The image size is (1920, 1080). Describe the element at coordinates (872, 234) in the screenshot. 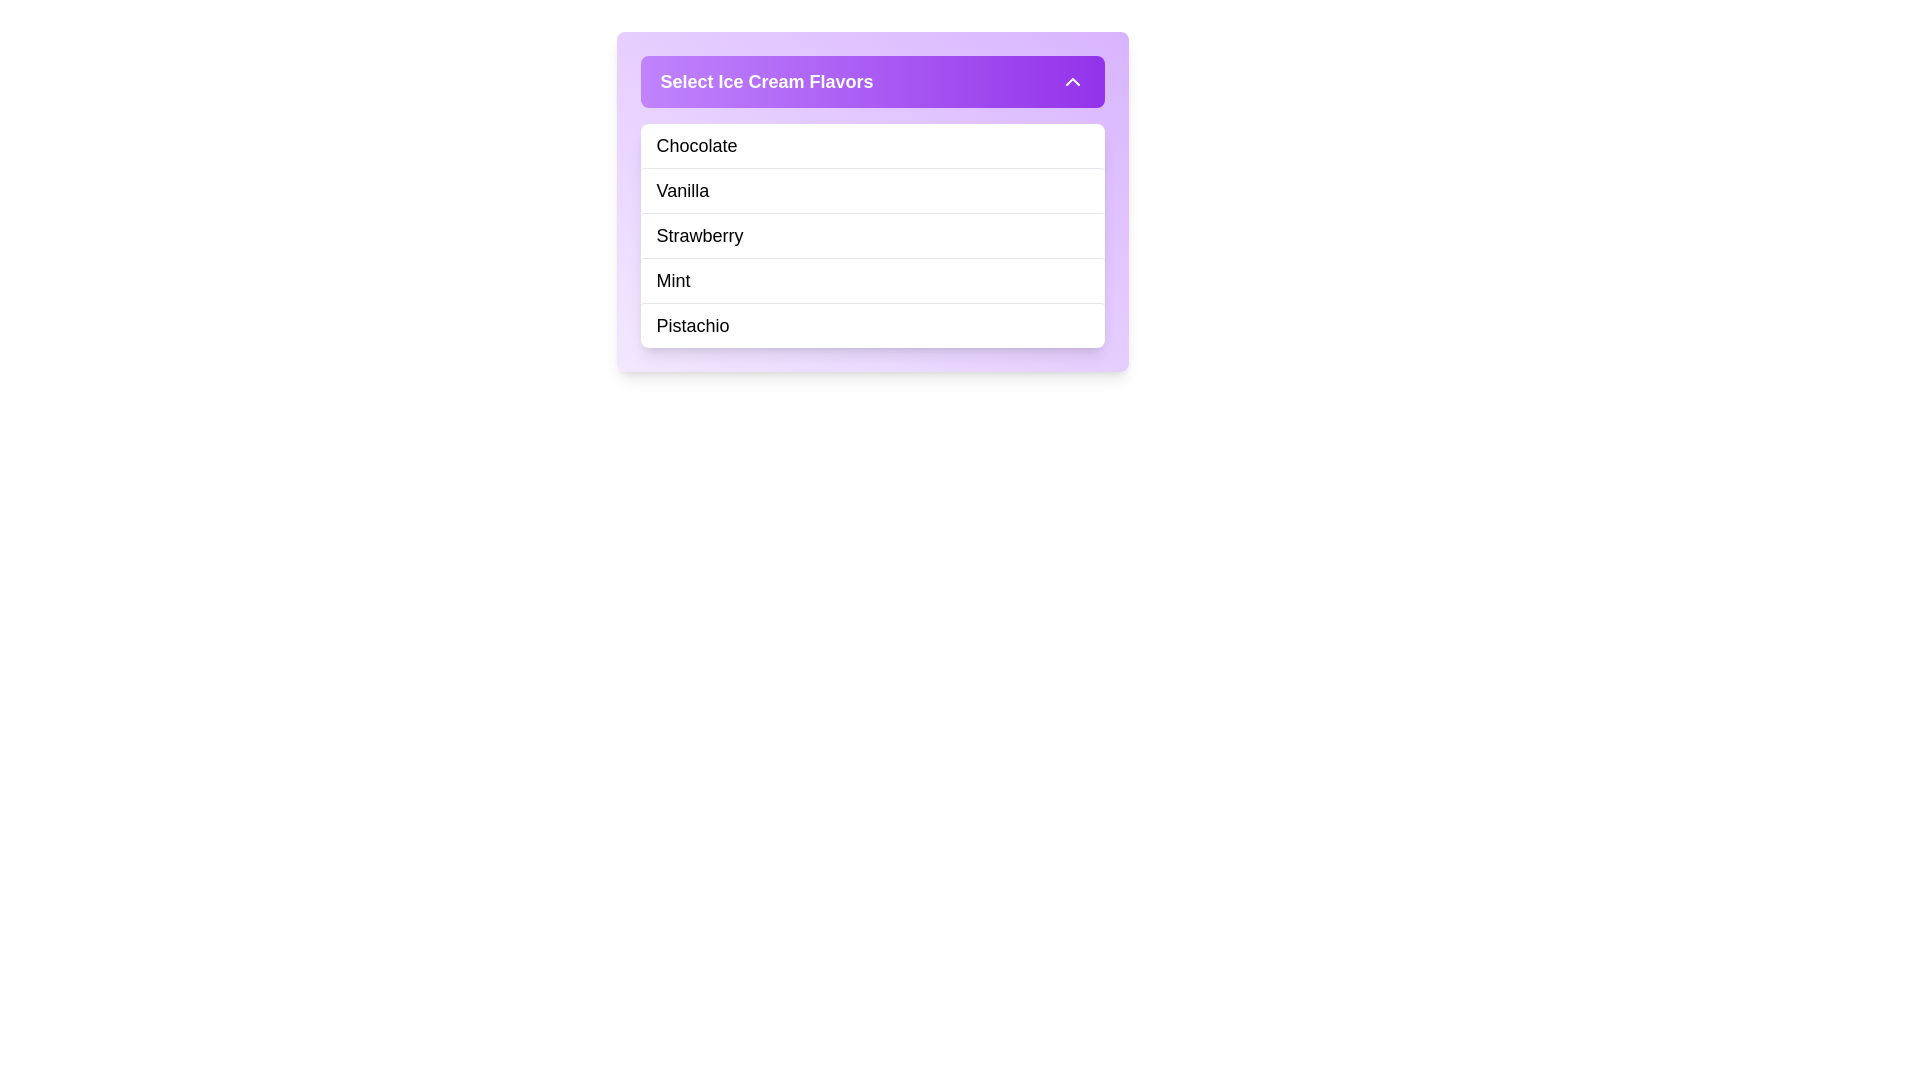

I see `the third item in the list of selectable ice cream flavors, which is positioned between 'Vanilla' and 'Mint'` at that location.